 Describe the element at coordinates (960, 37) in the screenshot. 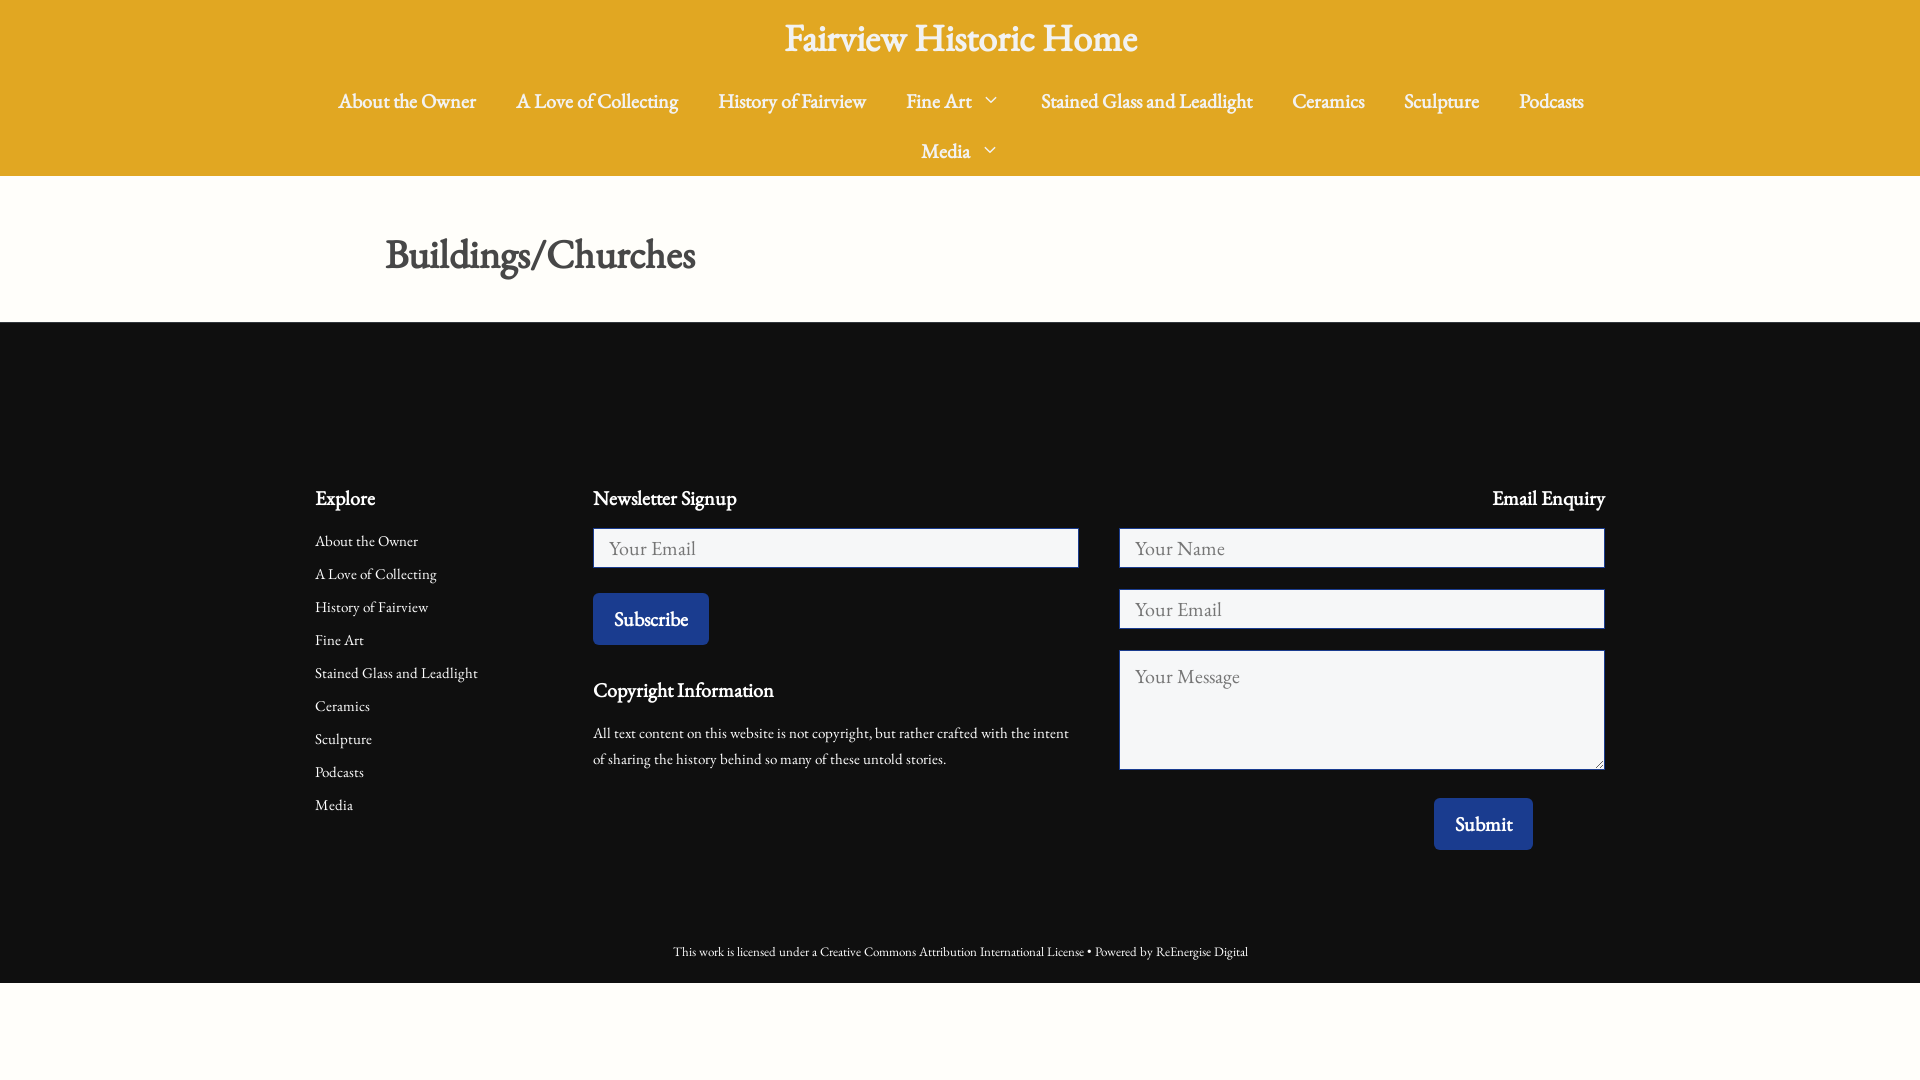

I see `'Fairview Historic Home'` at that location.